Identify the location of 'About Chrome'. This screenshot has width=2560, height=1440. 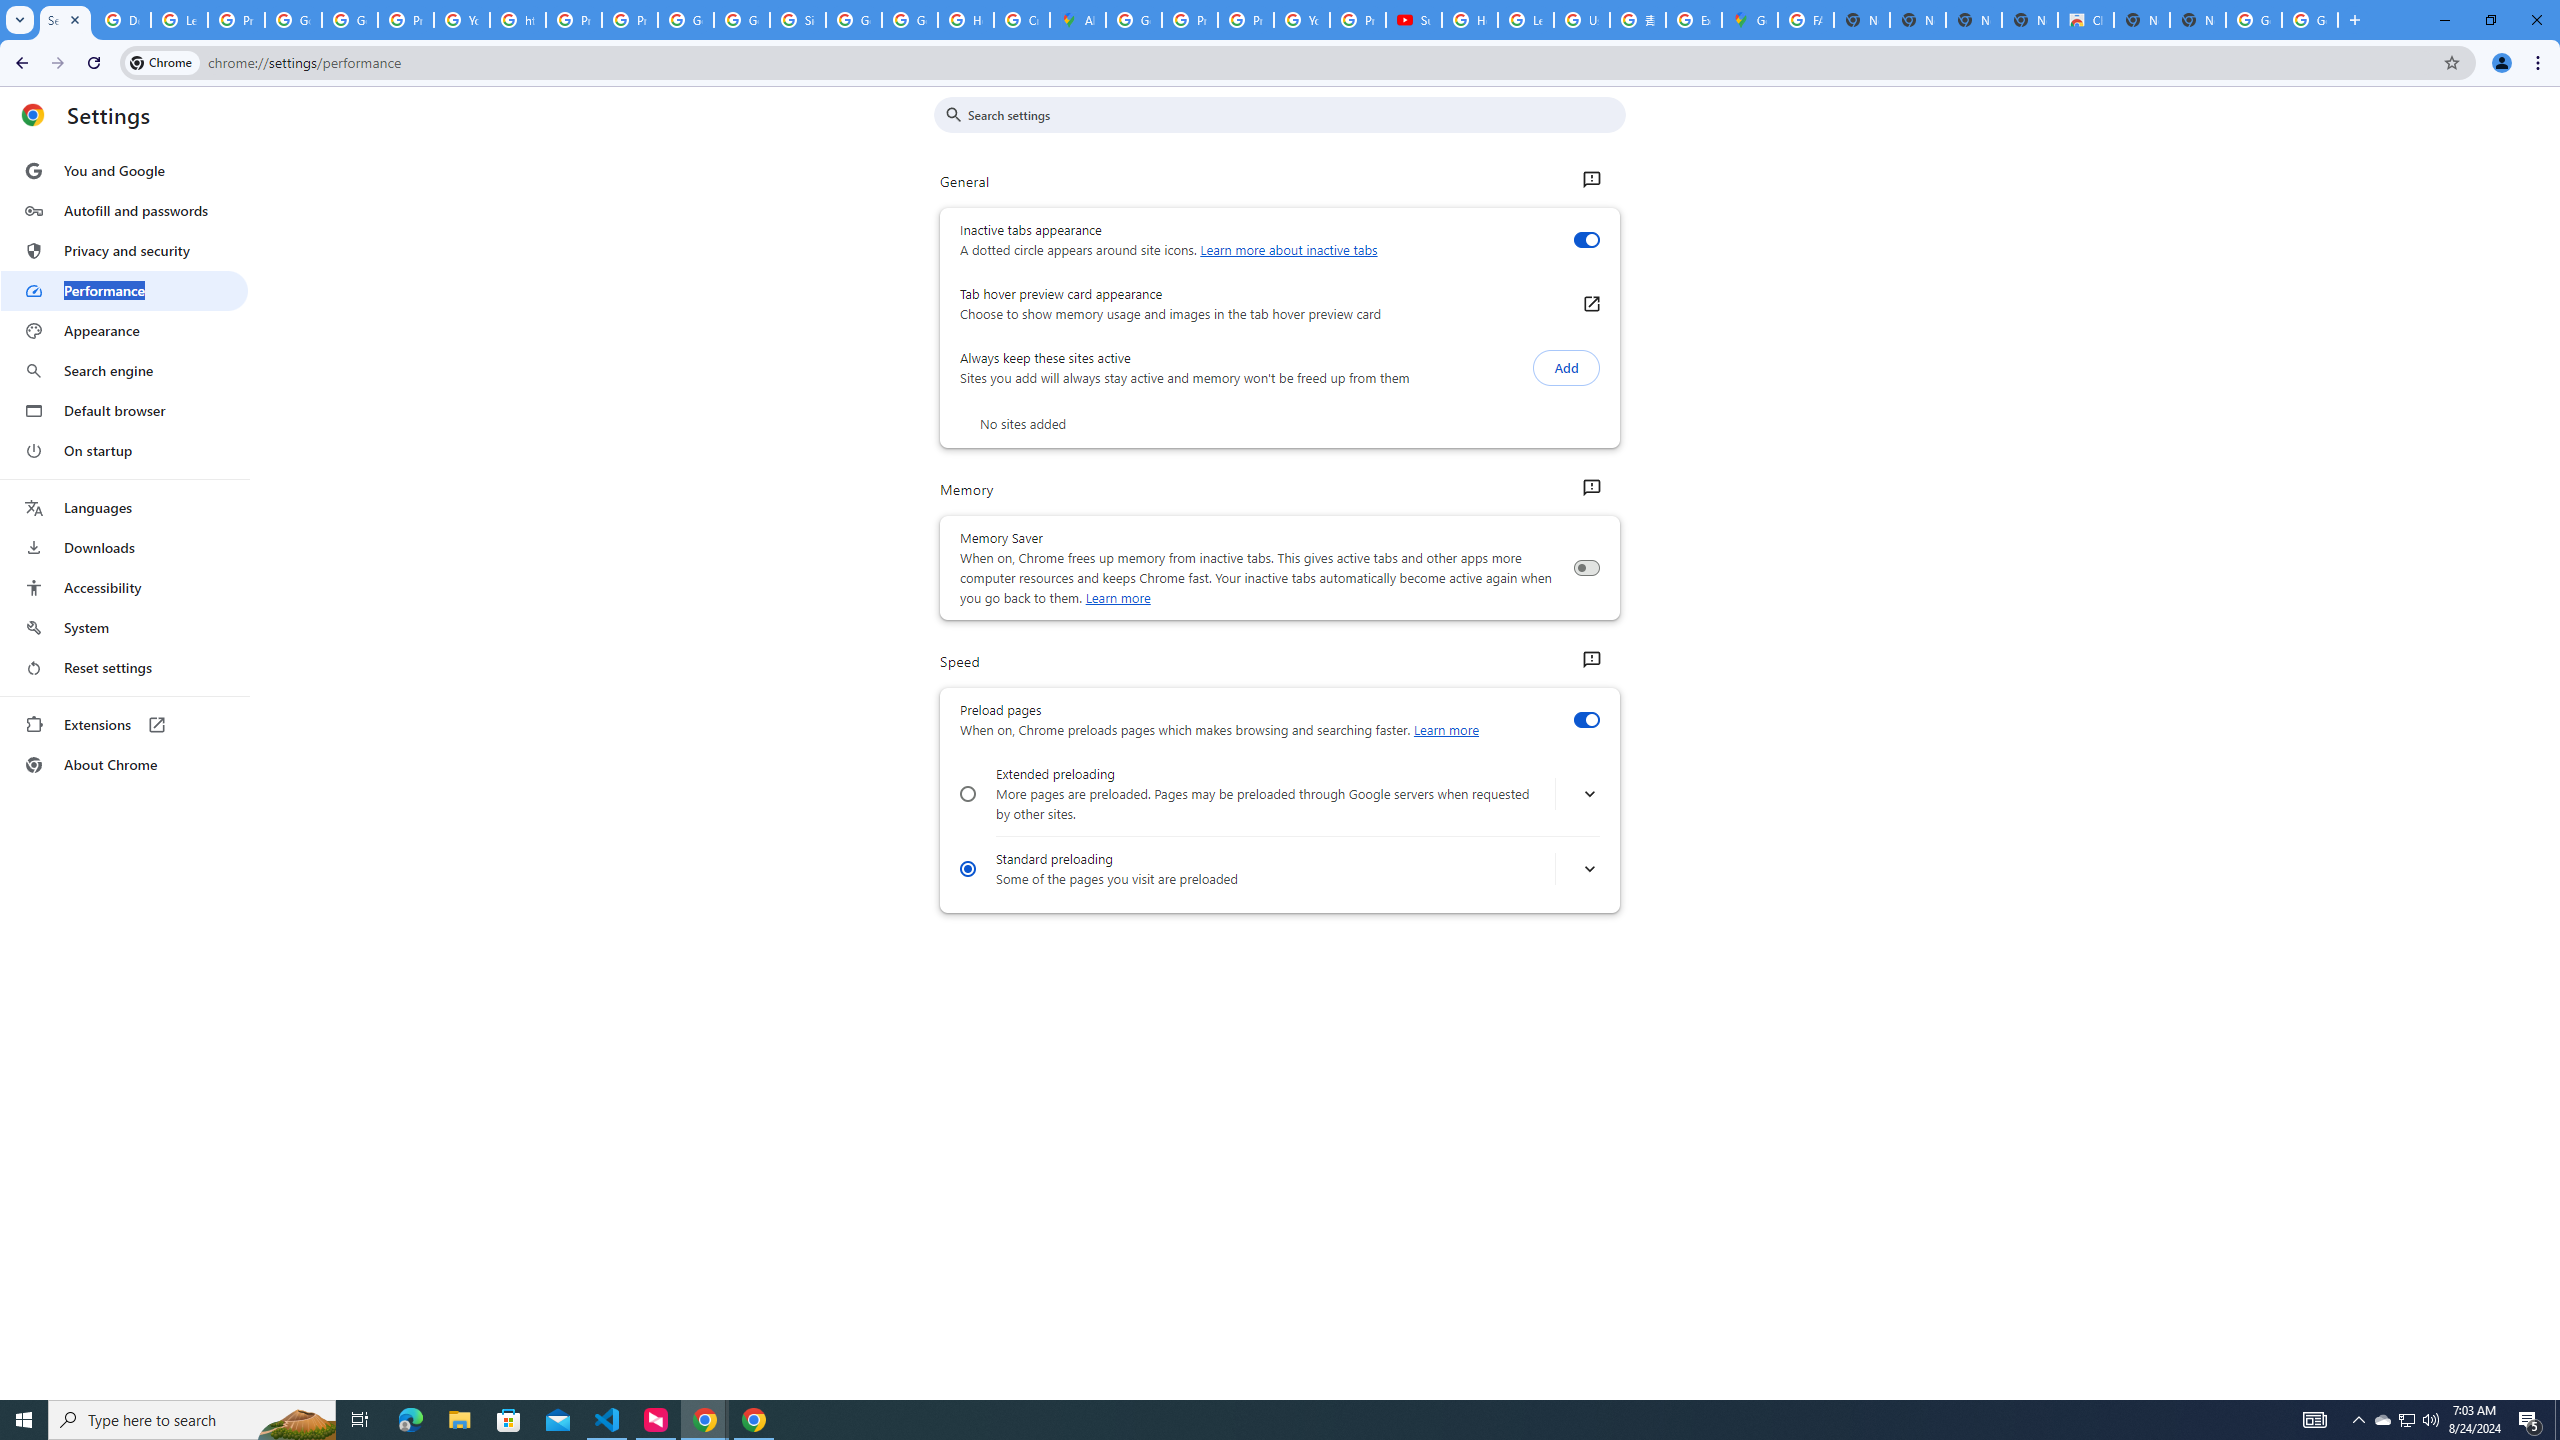
(123, 763).